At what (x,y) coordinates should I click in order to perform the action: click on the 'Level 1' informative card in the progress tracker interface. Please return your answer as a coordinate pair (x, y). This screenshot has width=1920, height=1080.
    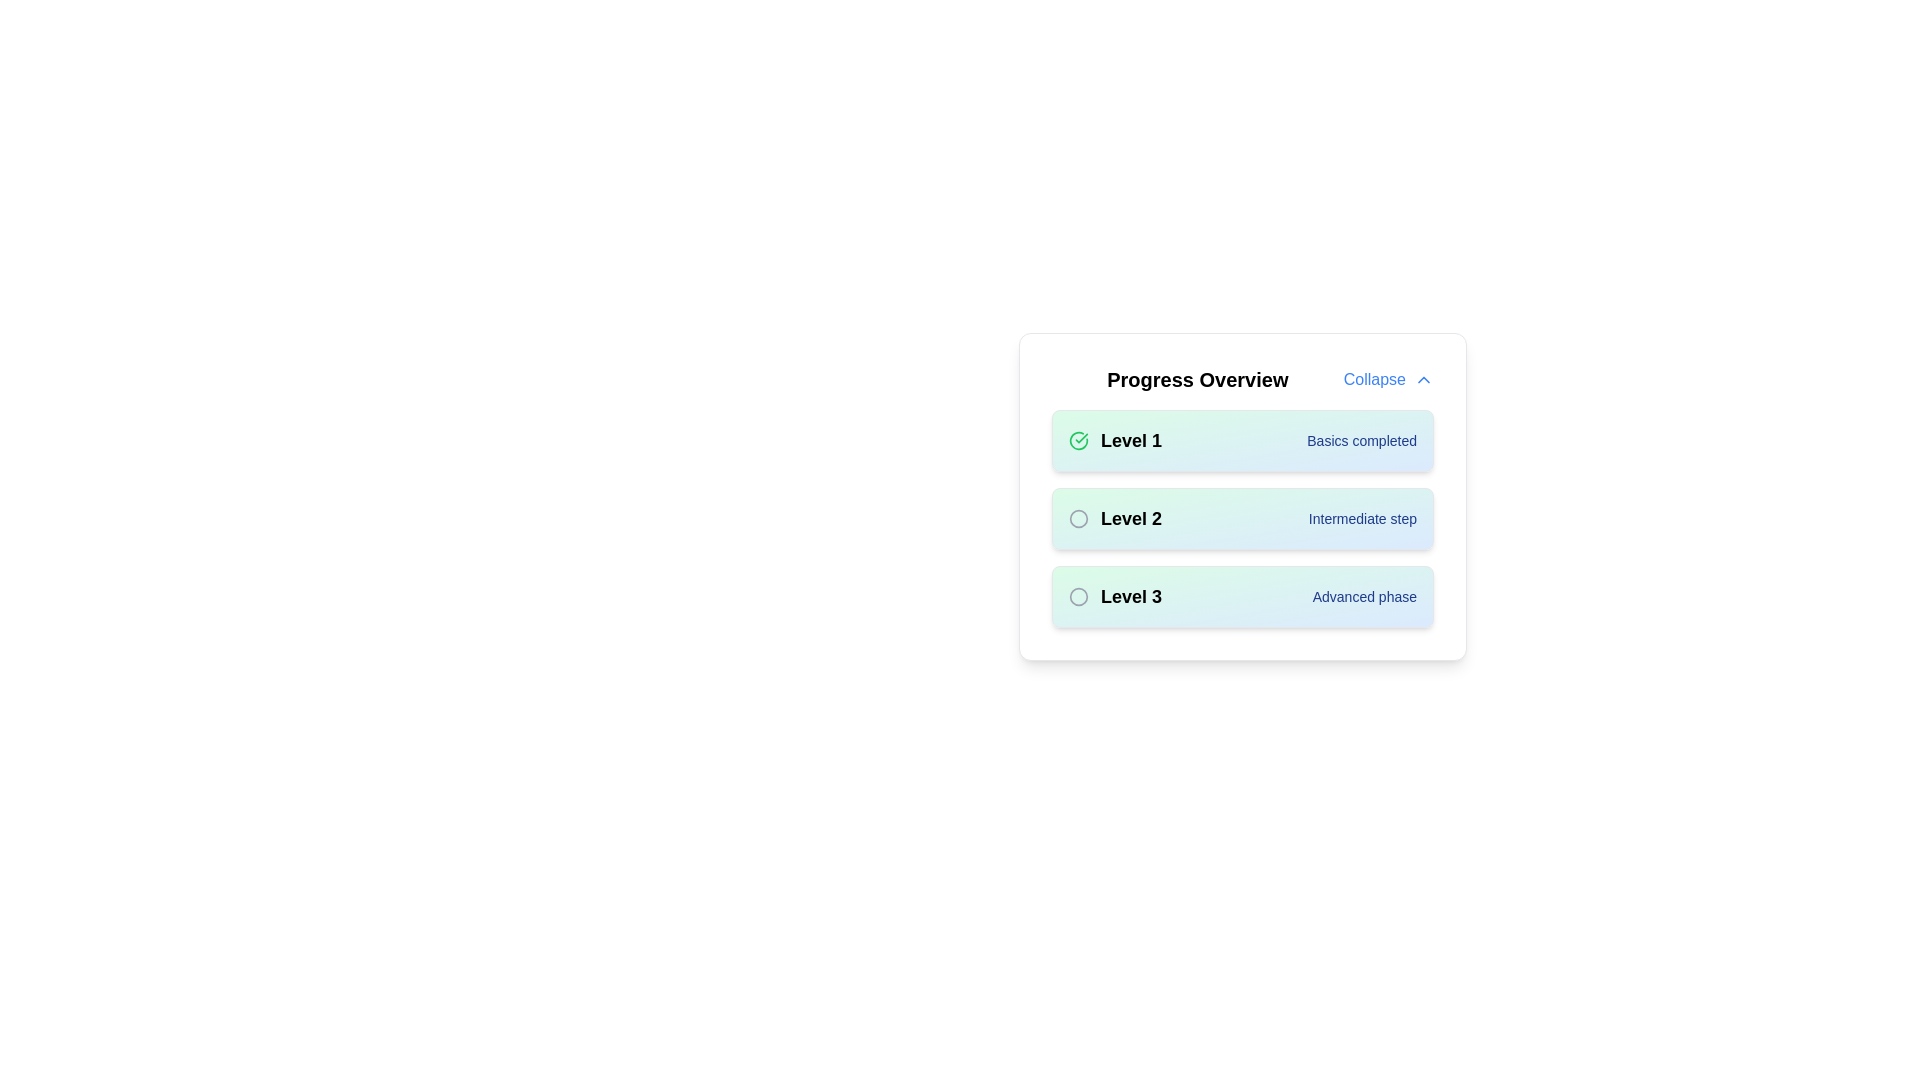
    Looking at the image, I should click on (1242, 439).